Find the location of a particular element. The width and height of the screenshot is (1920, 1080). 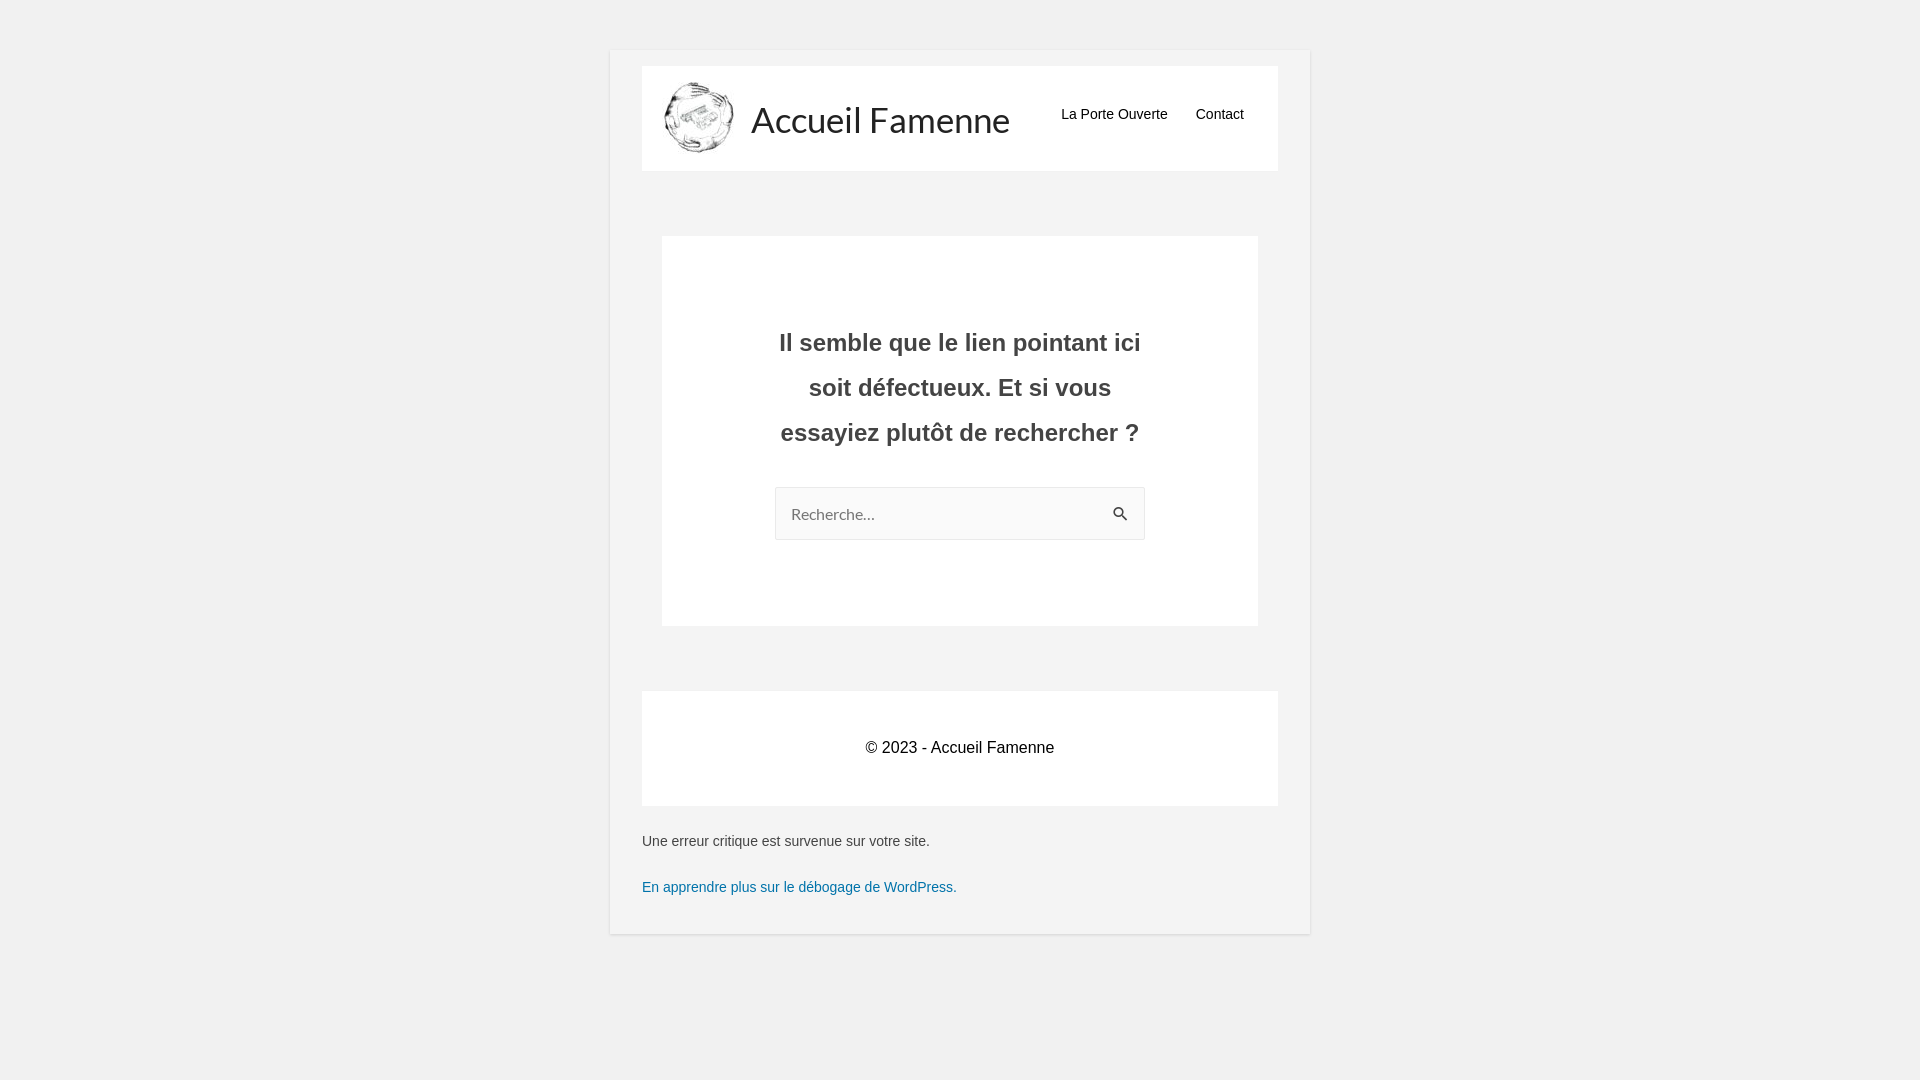

'La Porte Ouverte' is located at coordinates (1113, 114).